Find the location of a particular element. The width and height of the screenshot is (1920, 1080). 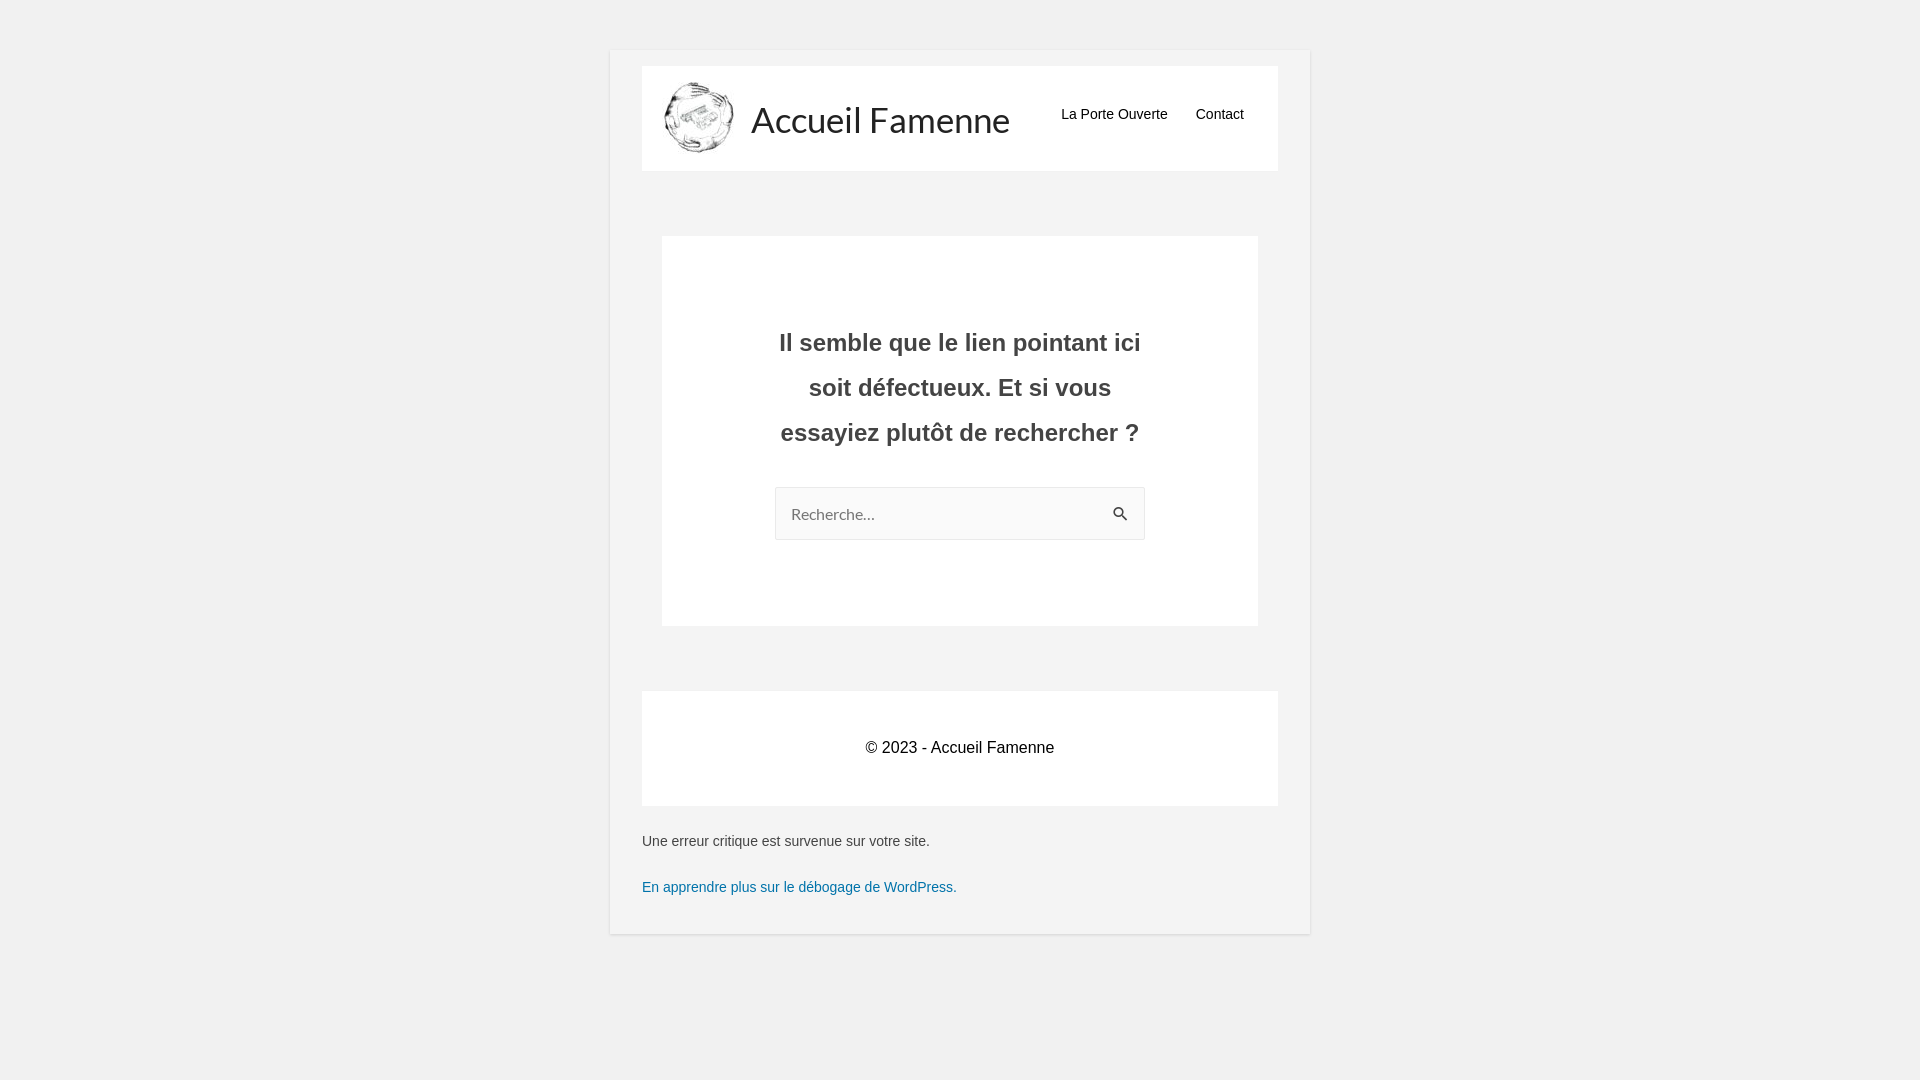

'La Porte Ouverte' is located at coordinates (1113, 114).